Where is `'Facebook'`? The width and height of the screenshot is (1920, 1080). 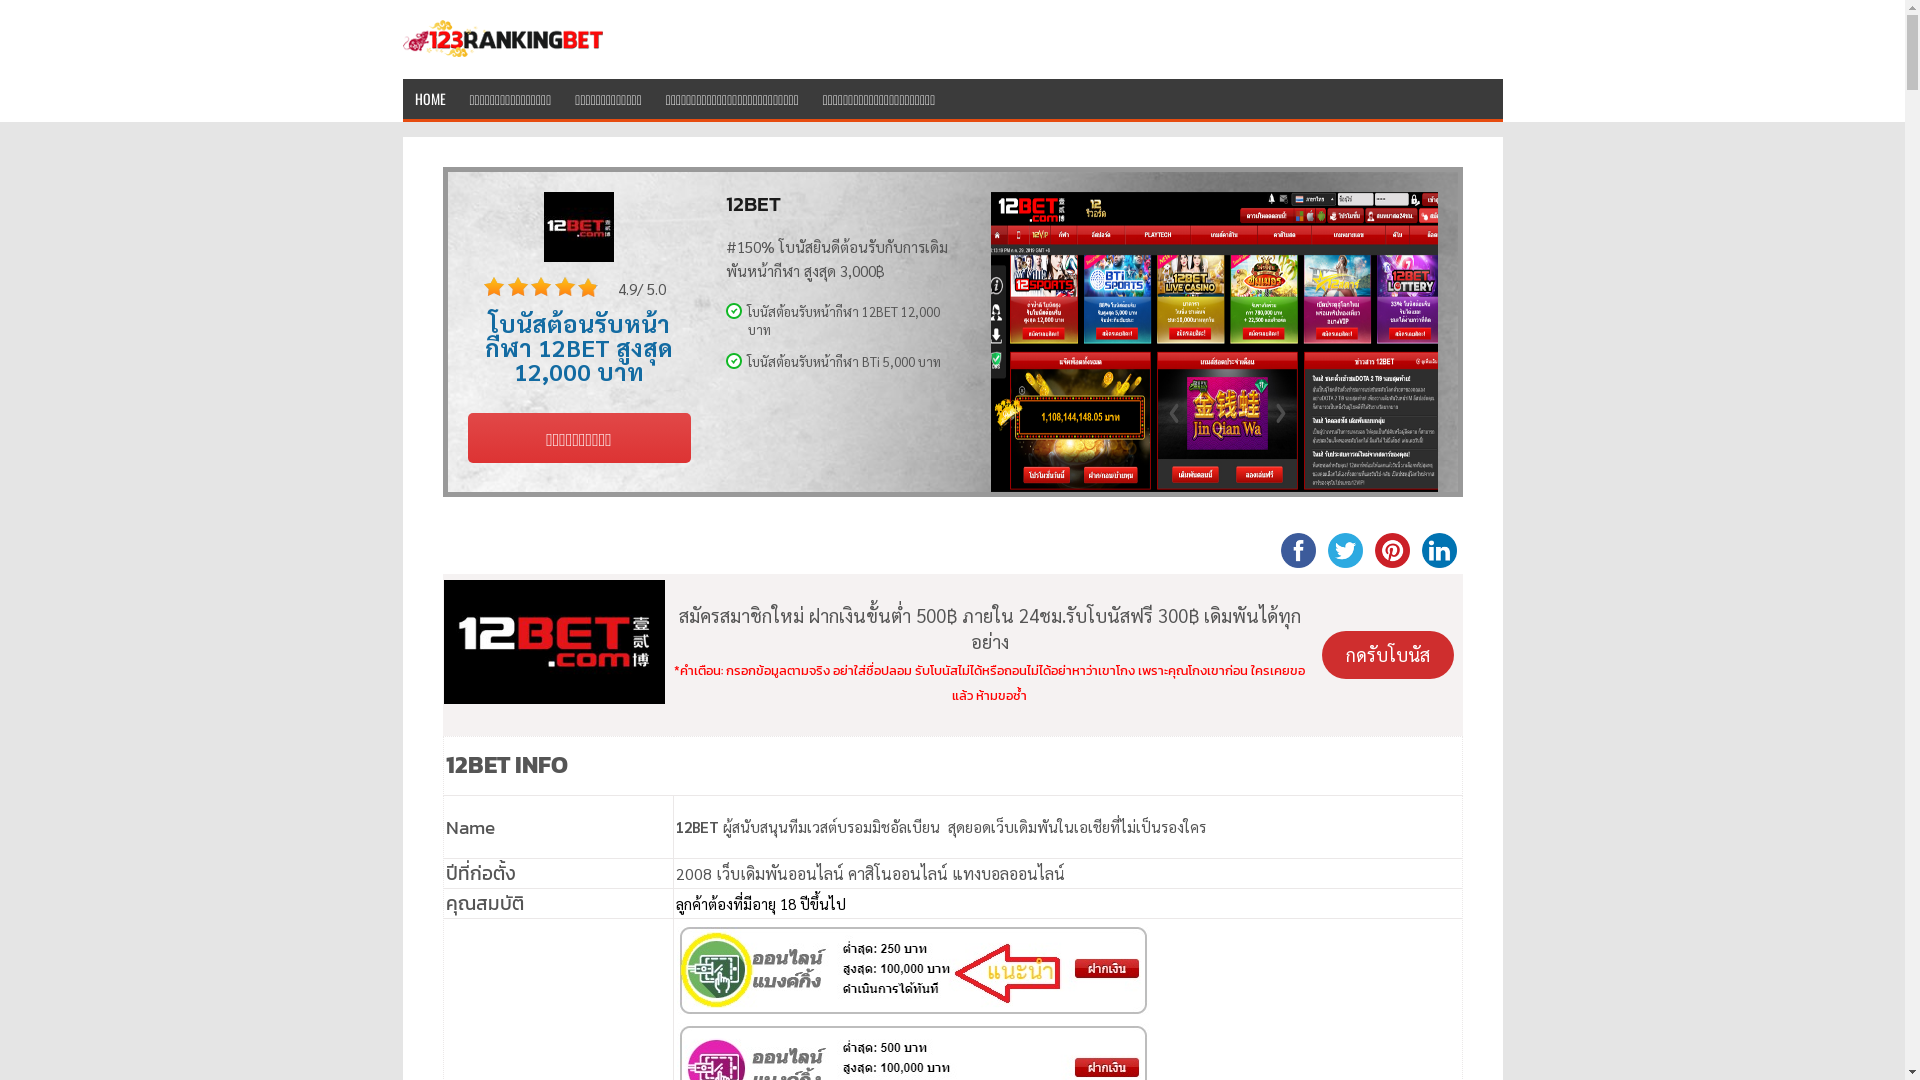
'Facebook' is located at coordinates (1297, 549).